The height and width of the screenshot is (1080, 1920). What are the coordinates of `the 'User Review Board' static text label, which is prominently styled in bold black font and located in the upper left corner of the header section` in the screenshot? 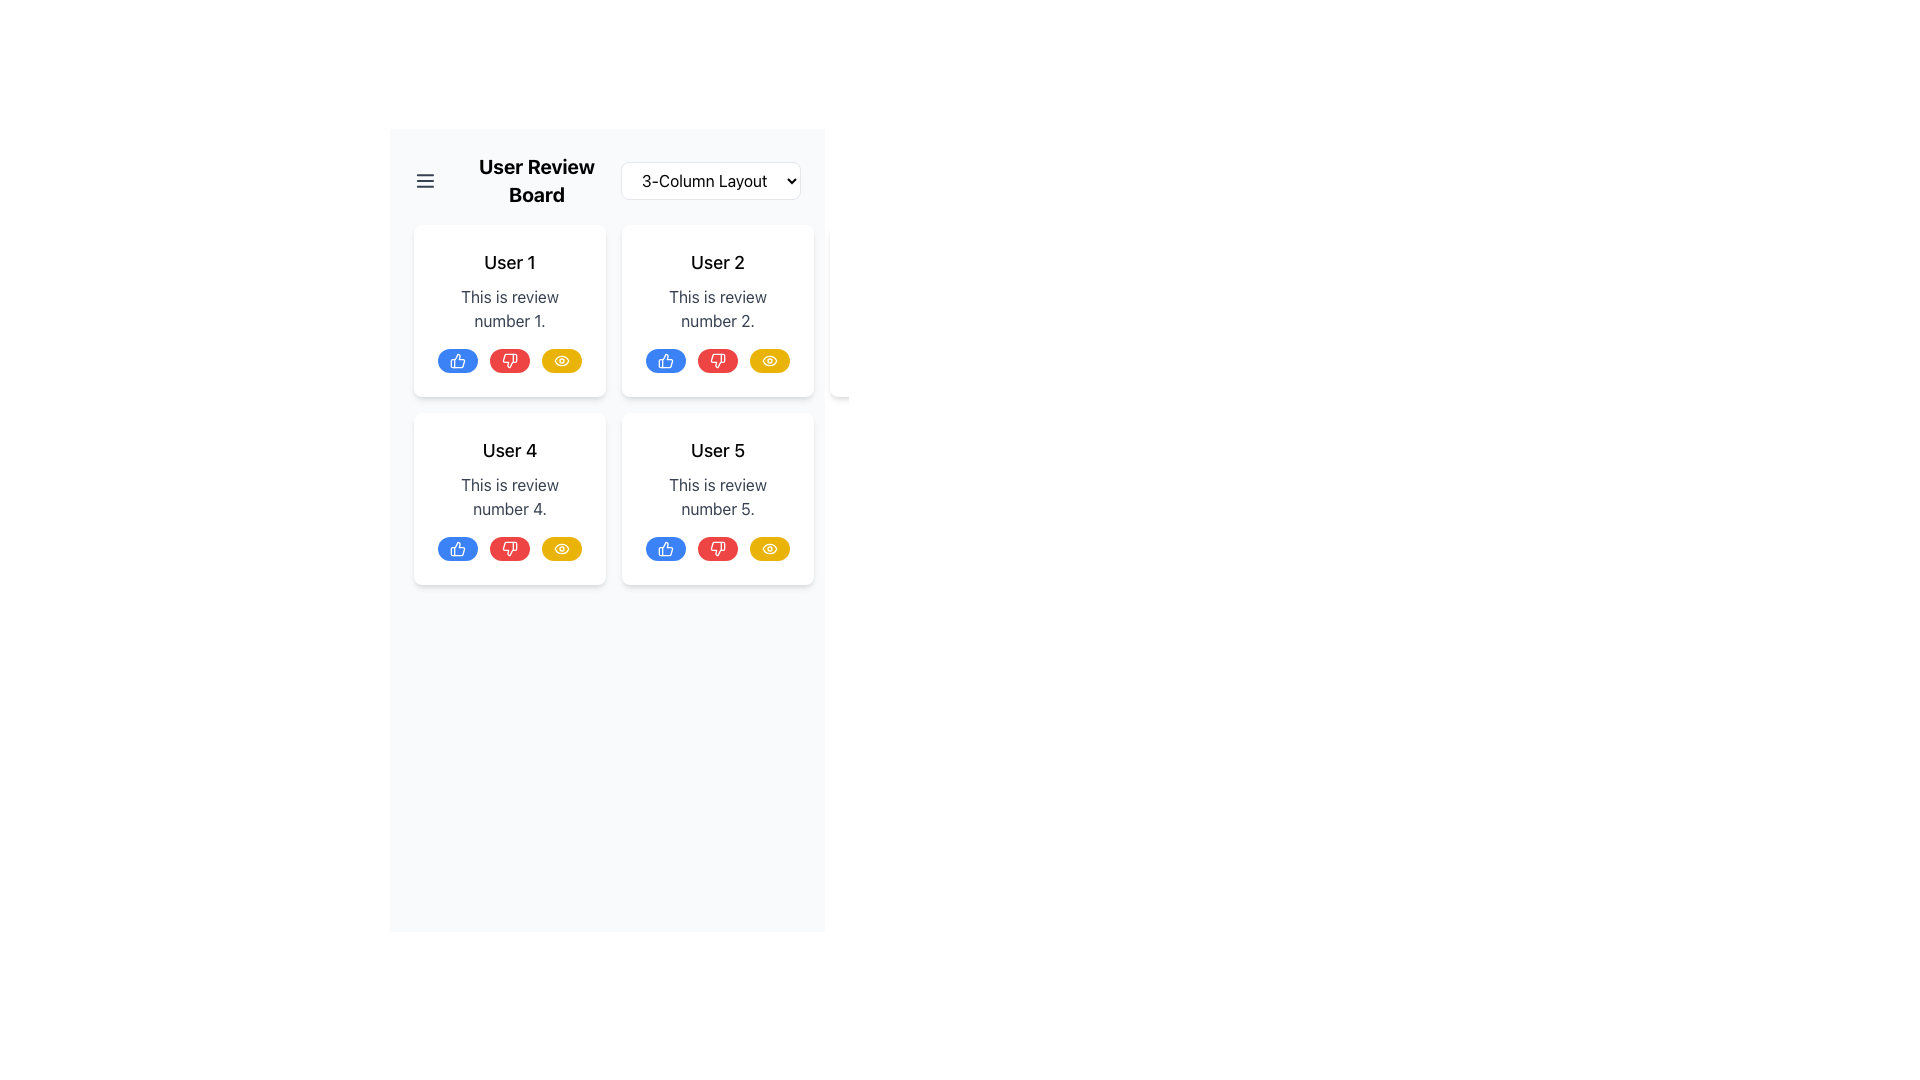 It's located at (517, 181).